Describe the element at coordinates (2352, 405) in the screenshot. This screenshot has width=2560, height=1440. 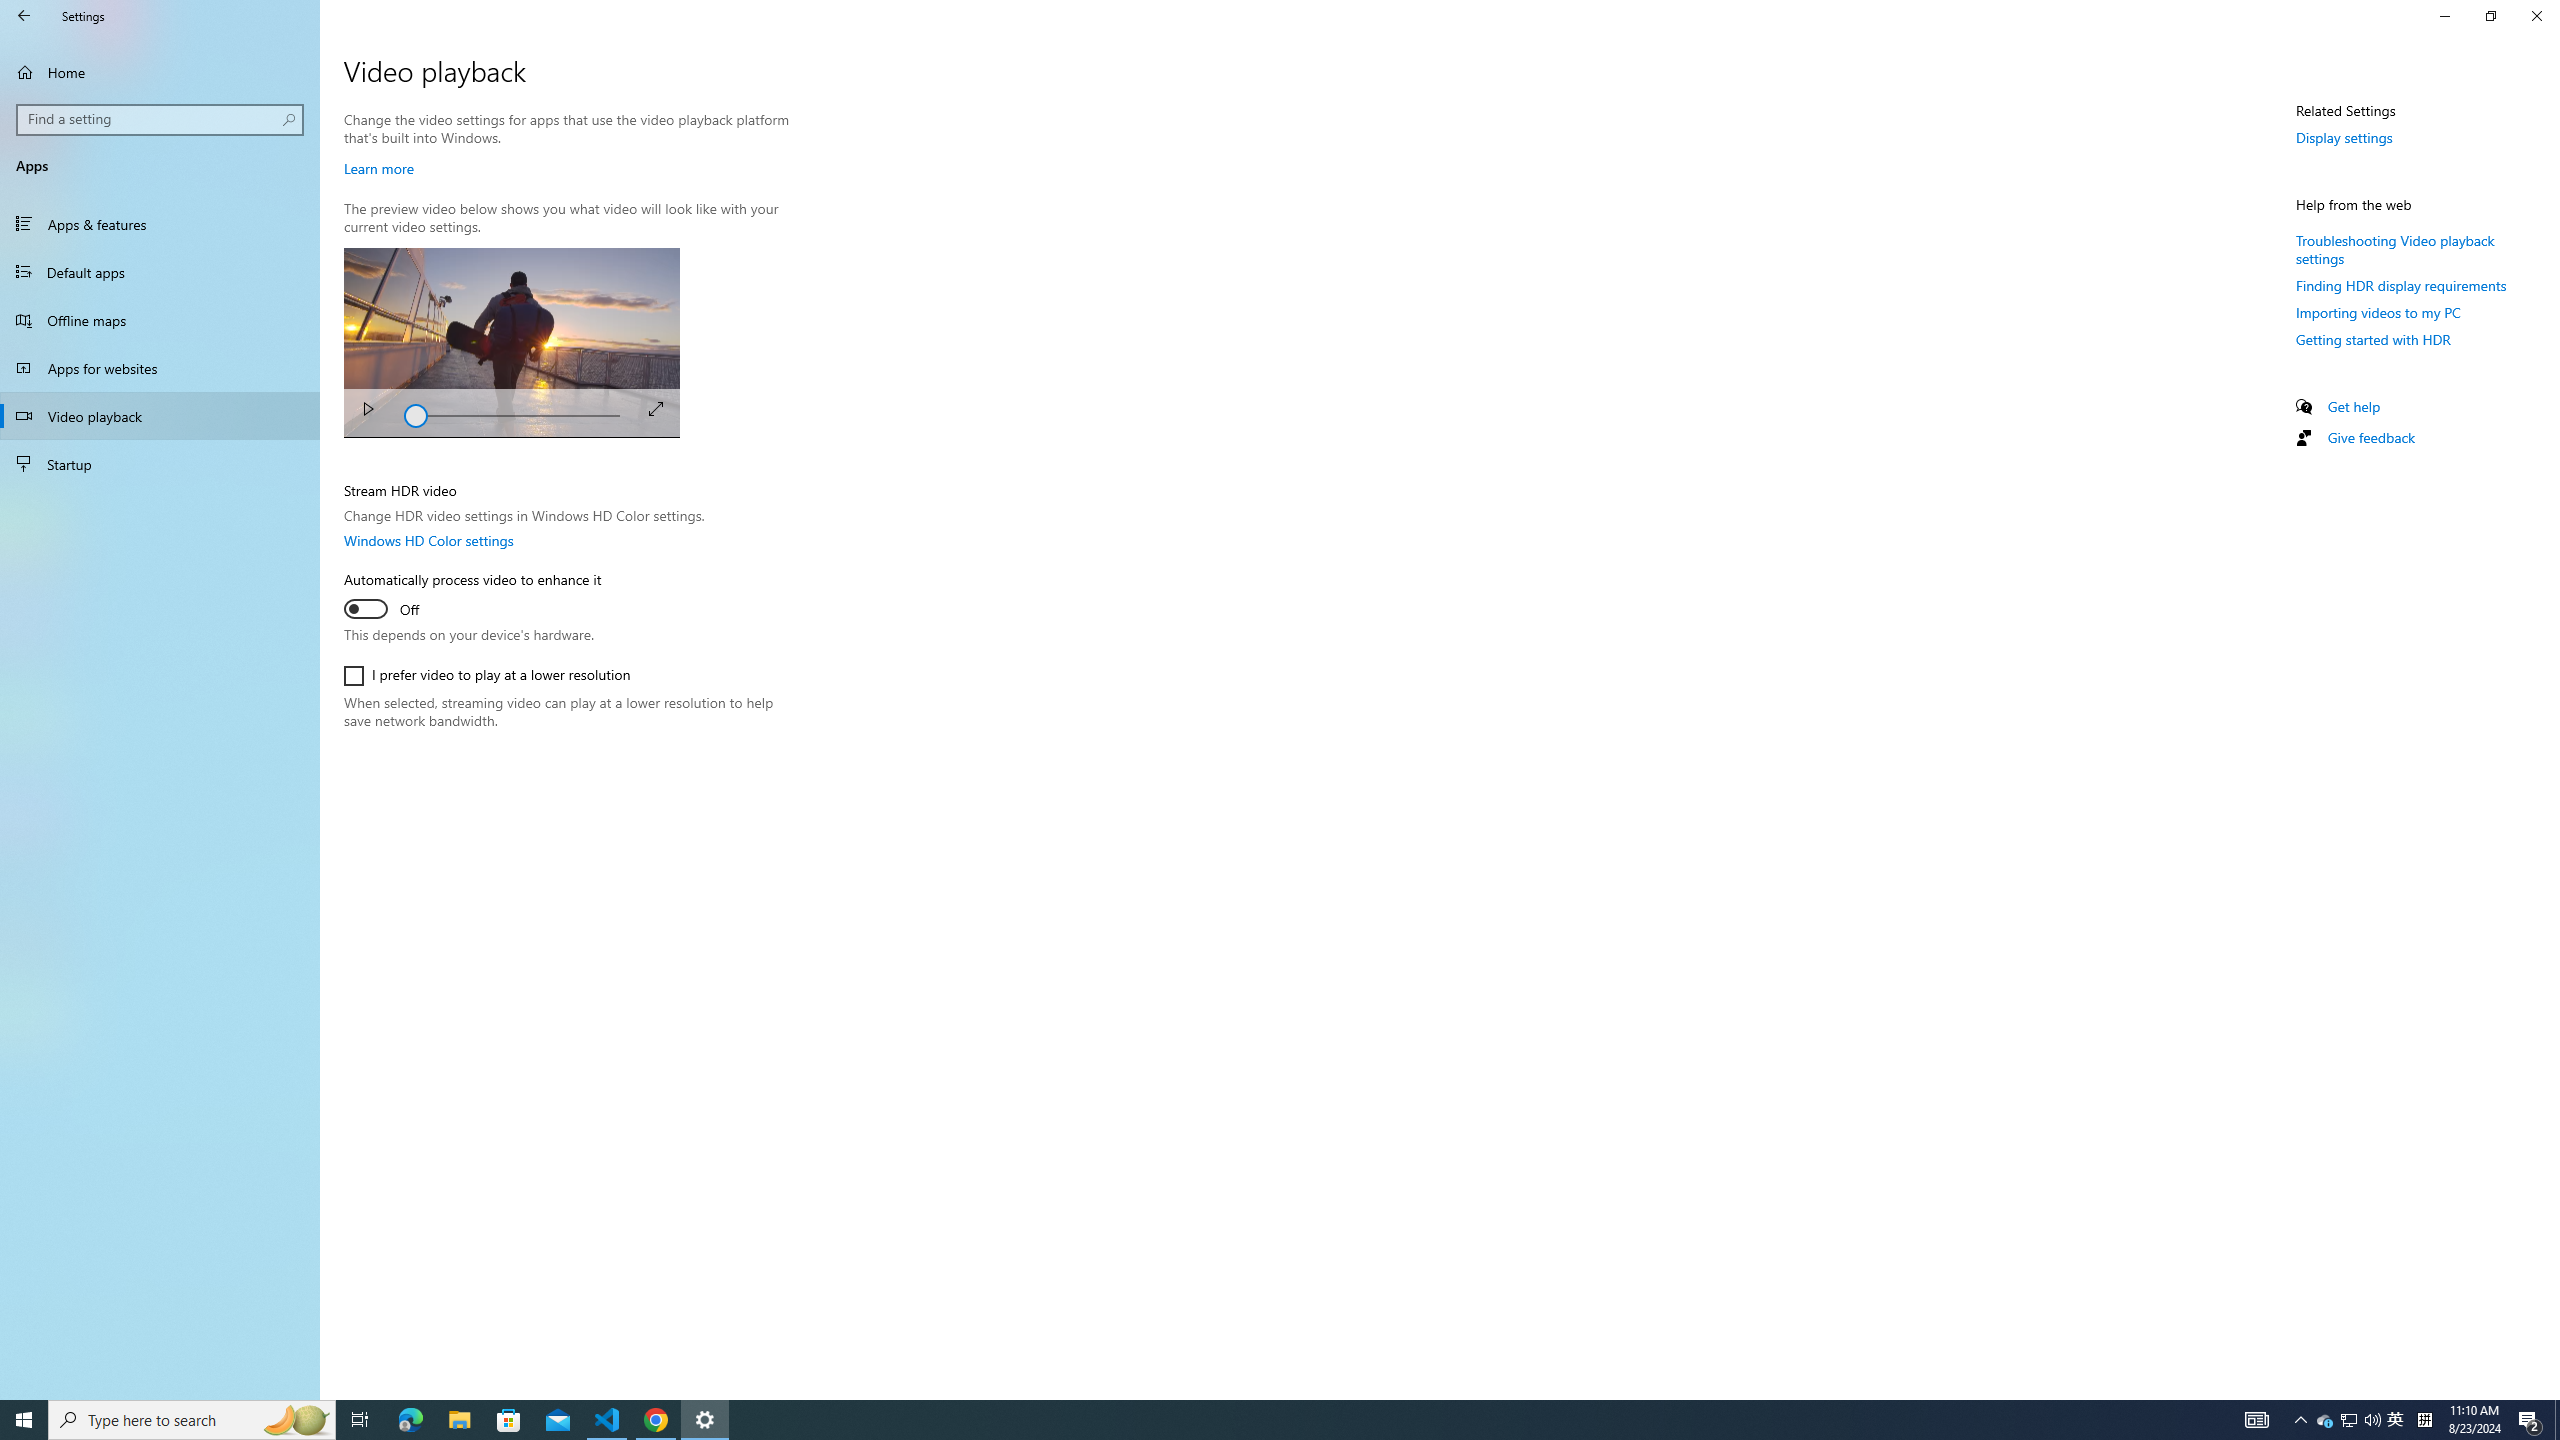
I see `'Get help'` at that location.